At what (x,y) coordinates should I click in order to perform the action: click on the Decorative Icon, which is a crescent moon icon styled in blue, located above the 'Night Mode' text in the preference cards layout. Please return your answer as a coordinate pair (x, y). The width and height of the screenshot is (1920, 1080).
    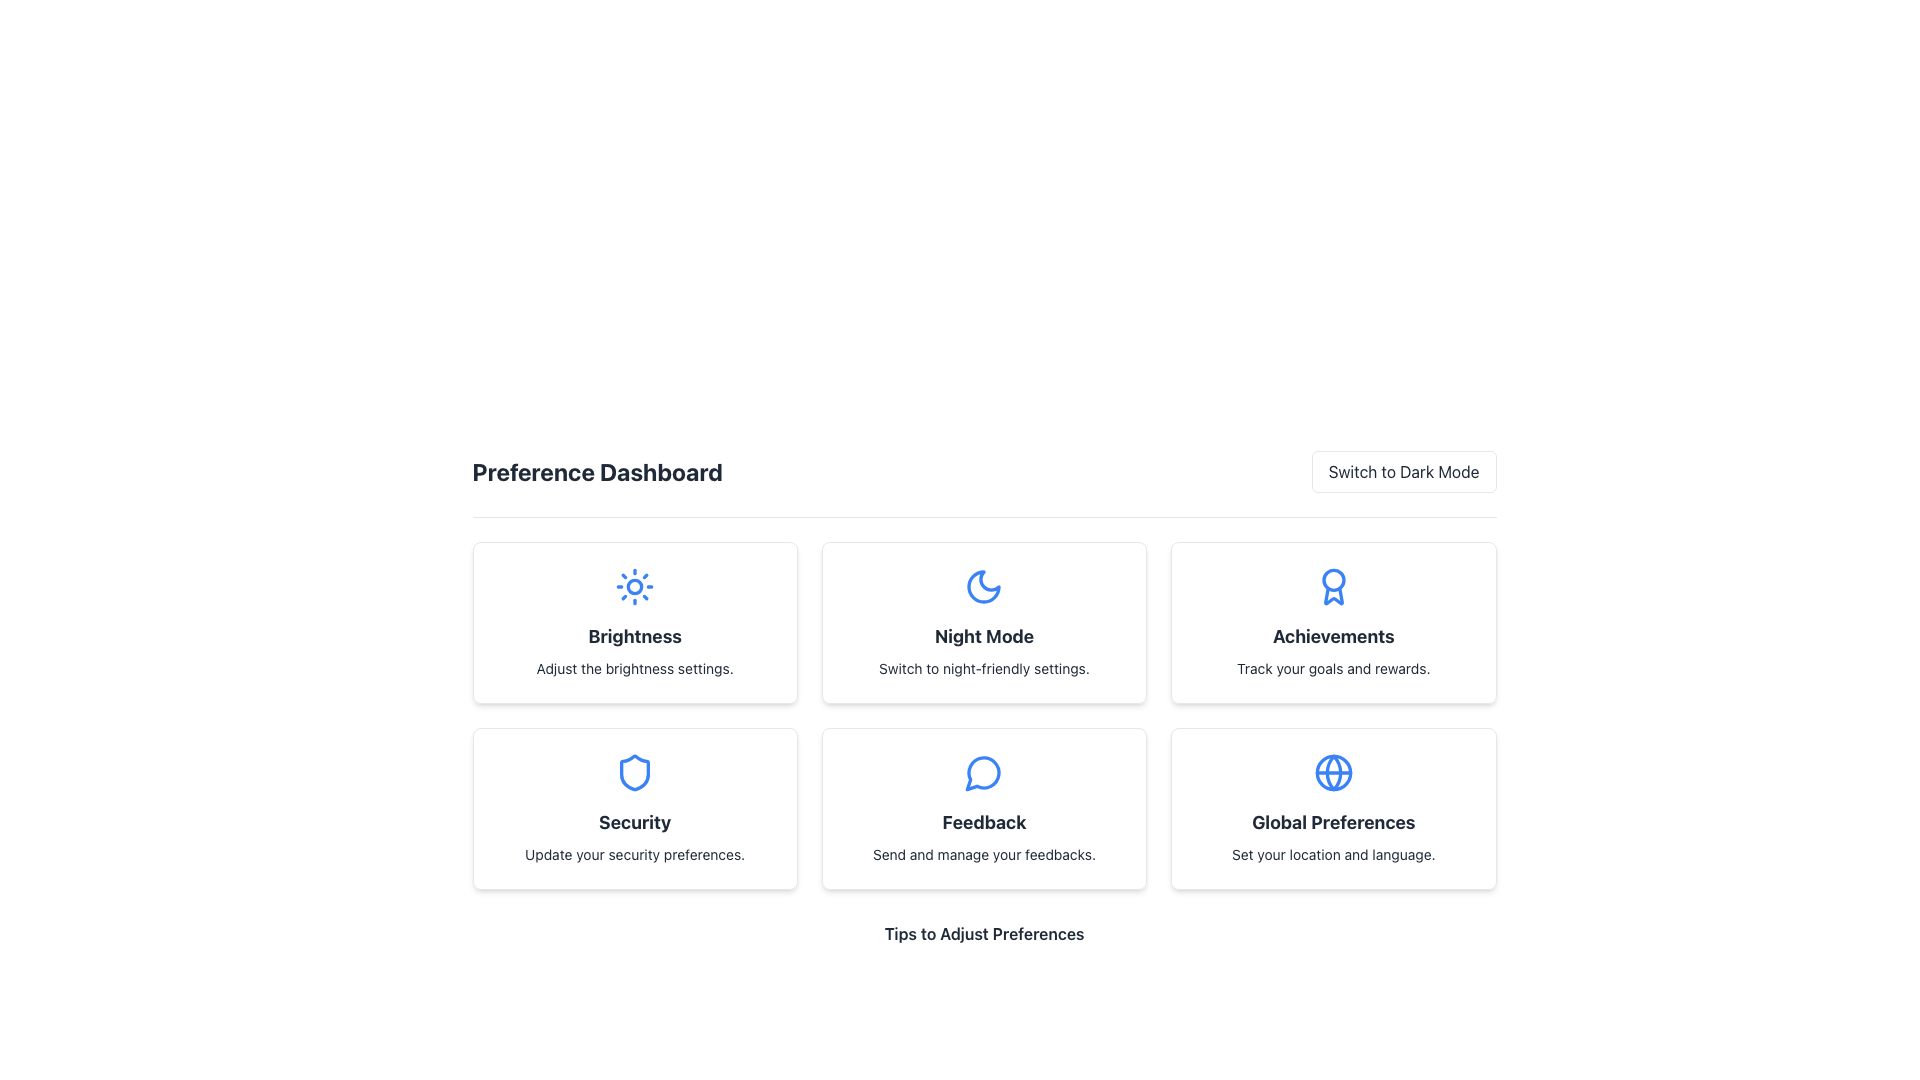
    Looking at the image, I should click on (984, 585).